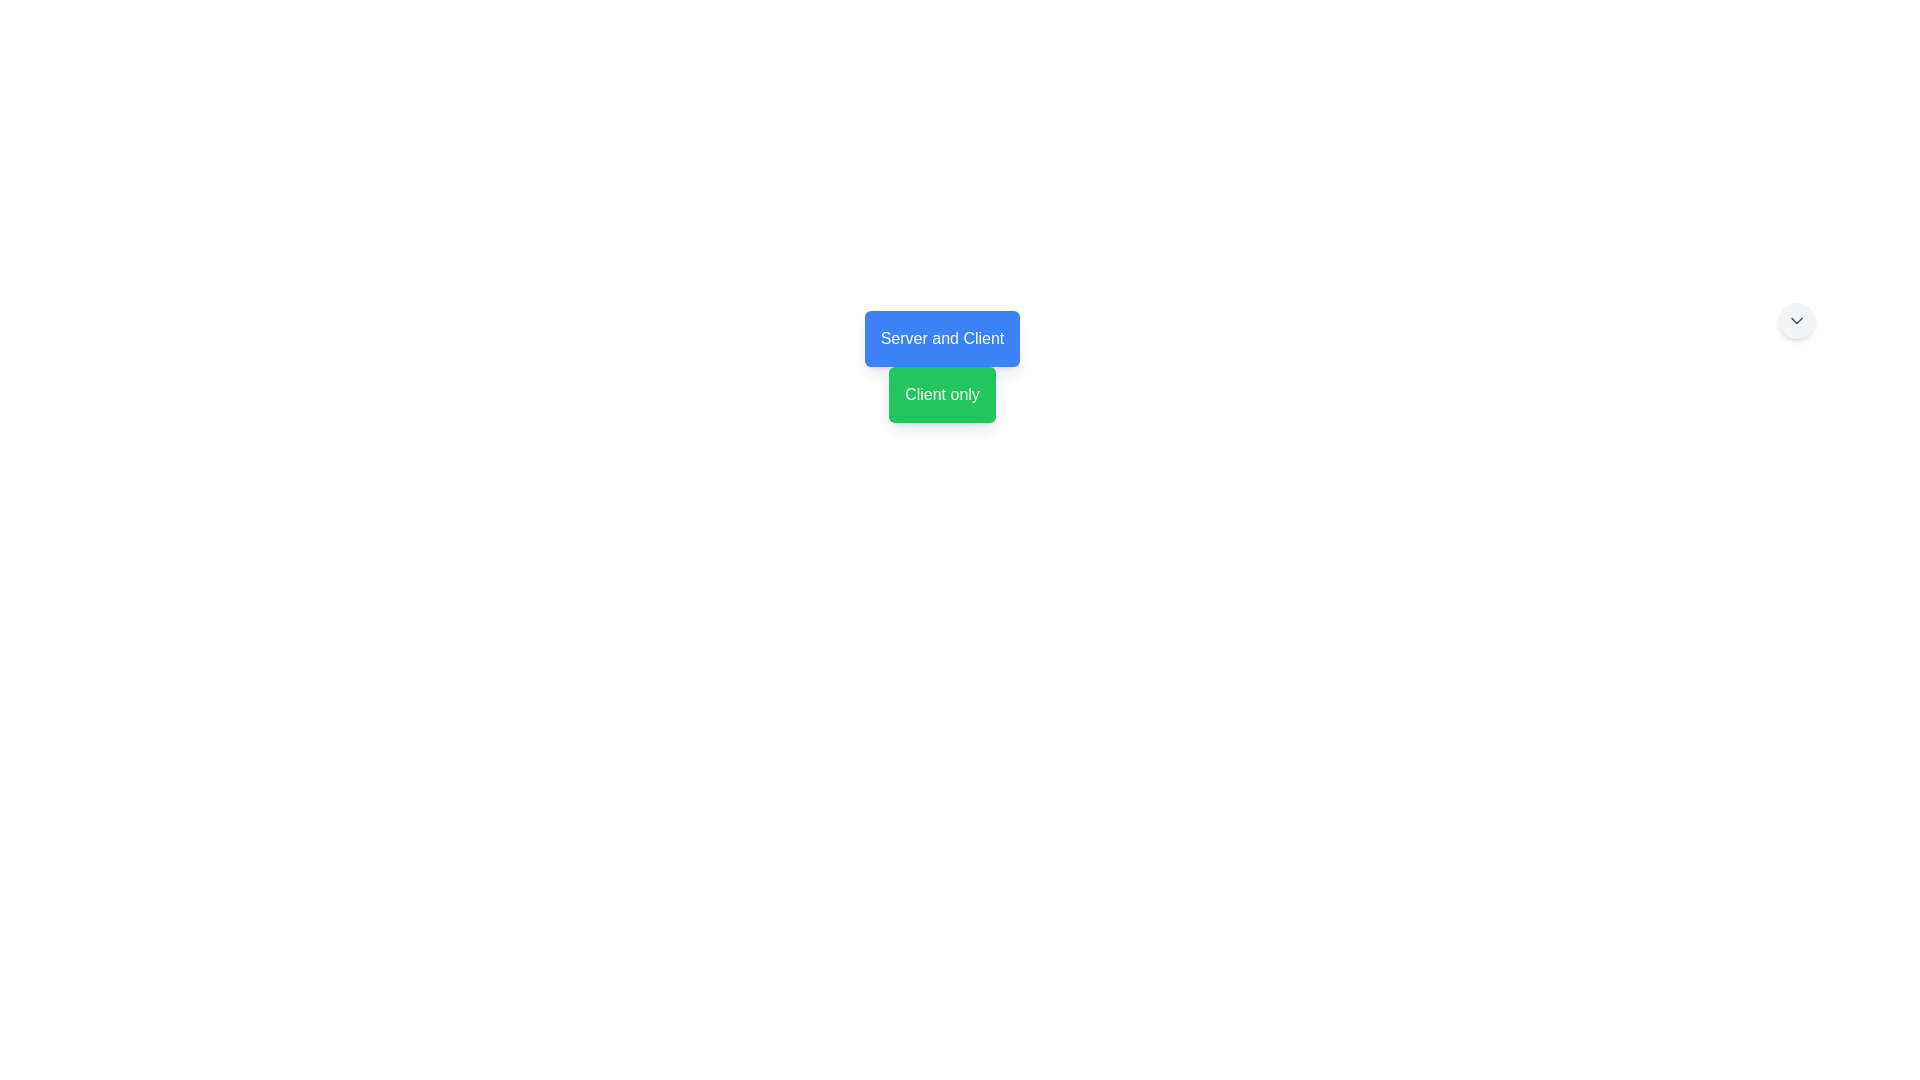 This screenshot has width=1920, height=1080. I want to click on the 'Client only' button, which is a rectangular button with a green background and white text, located centrally below the 'Server and Client' button, so click(941, 394).